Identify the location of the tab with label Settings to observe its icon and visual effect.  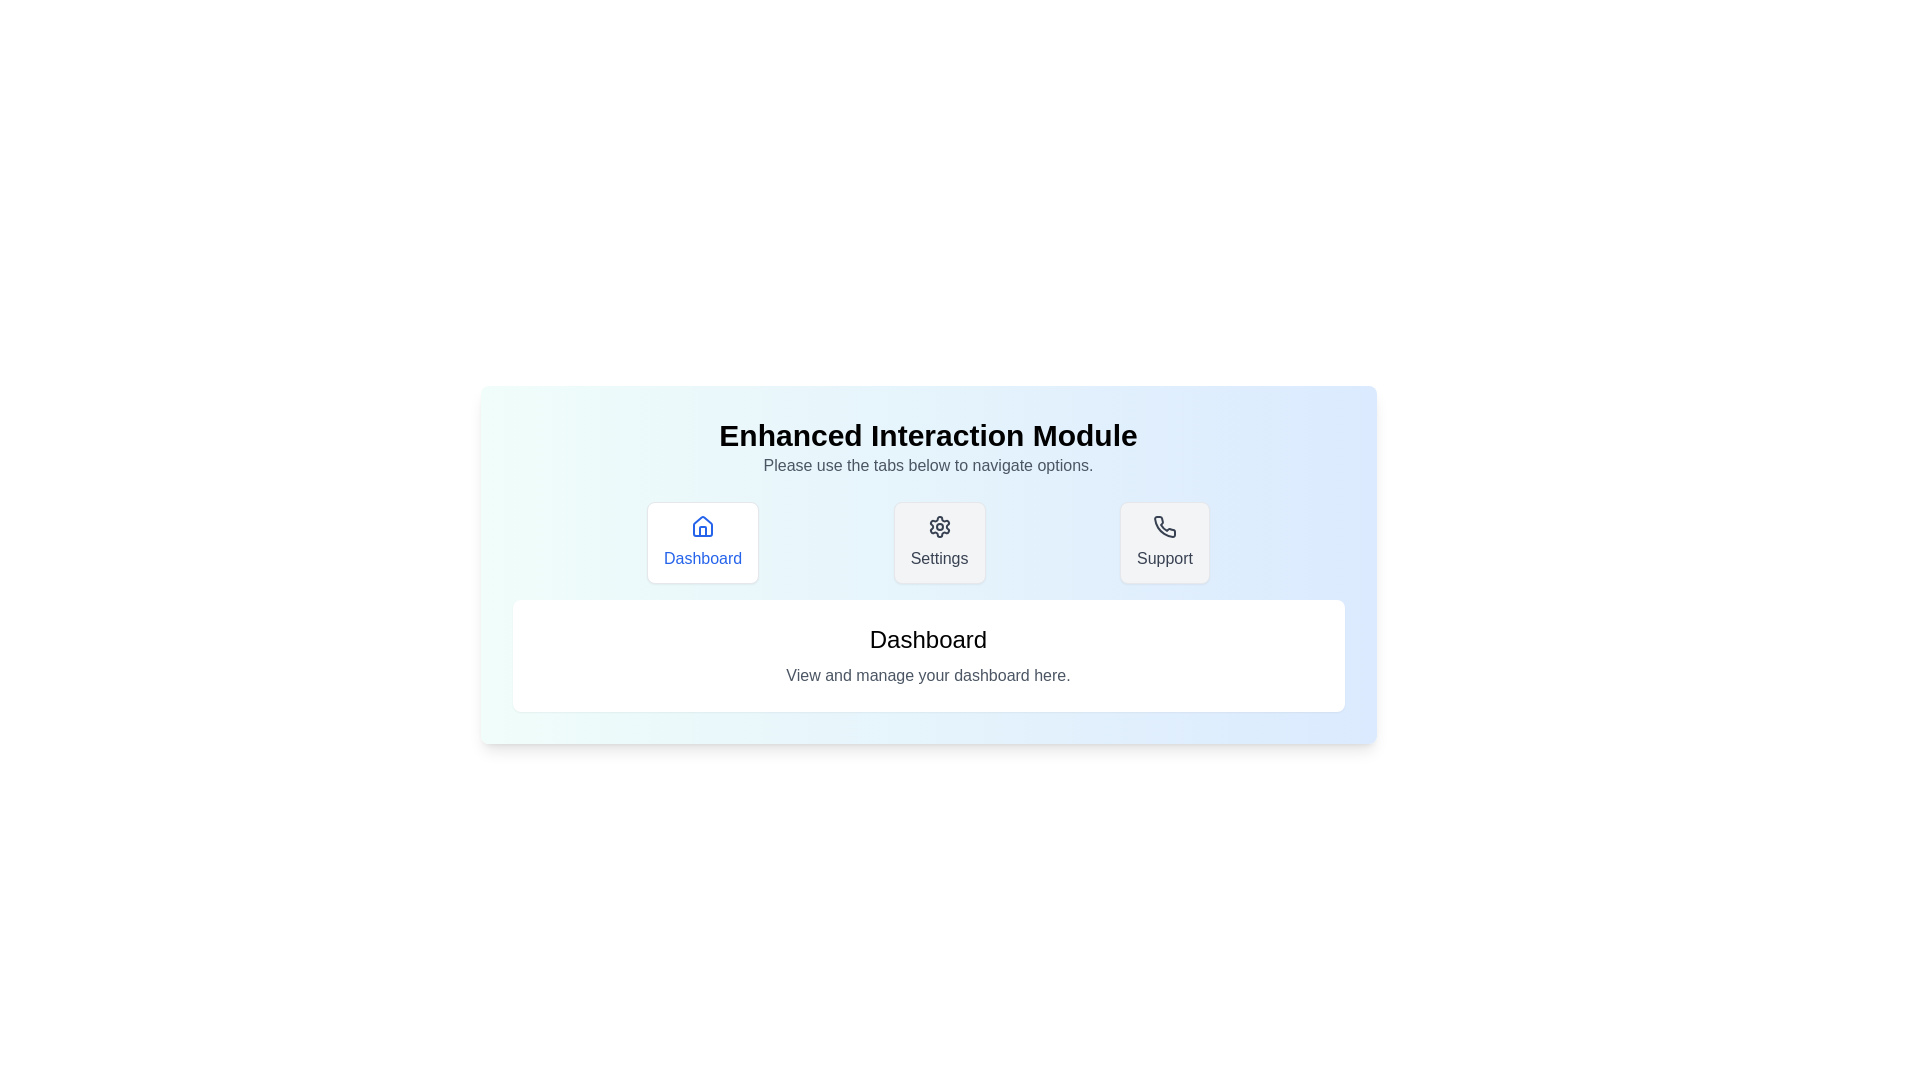
(938, 543).